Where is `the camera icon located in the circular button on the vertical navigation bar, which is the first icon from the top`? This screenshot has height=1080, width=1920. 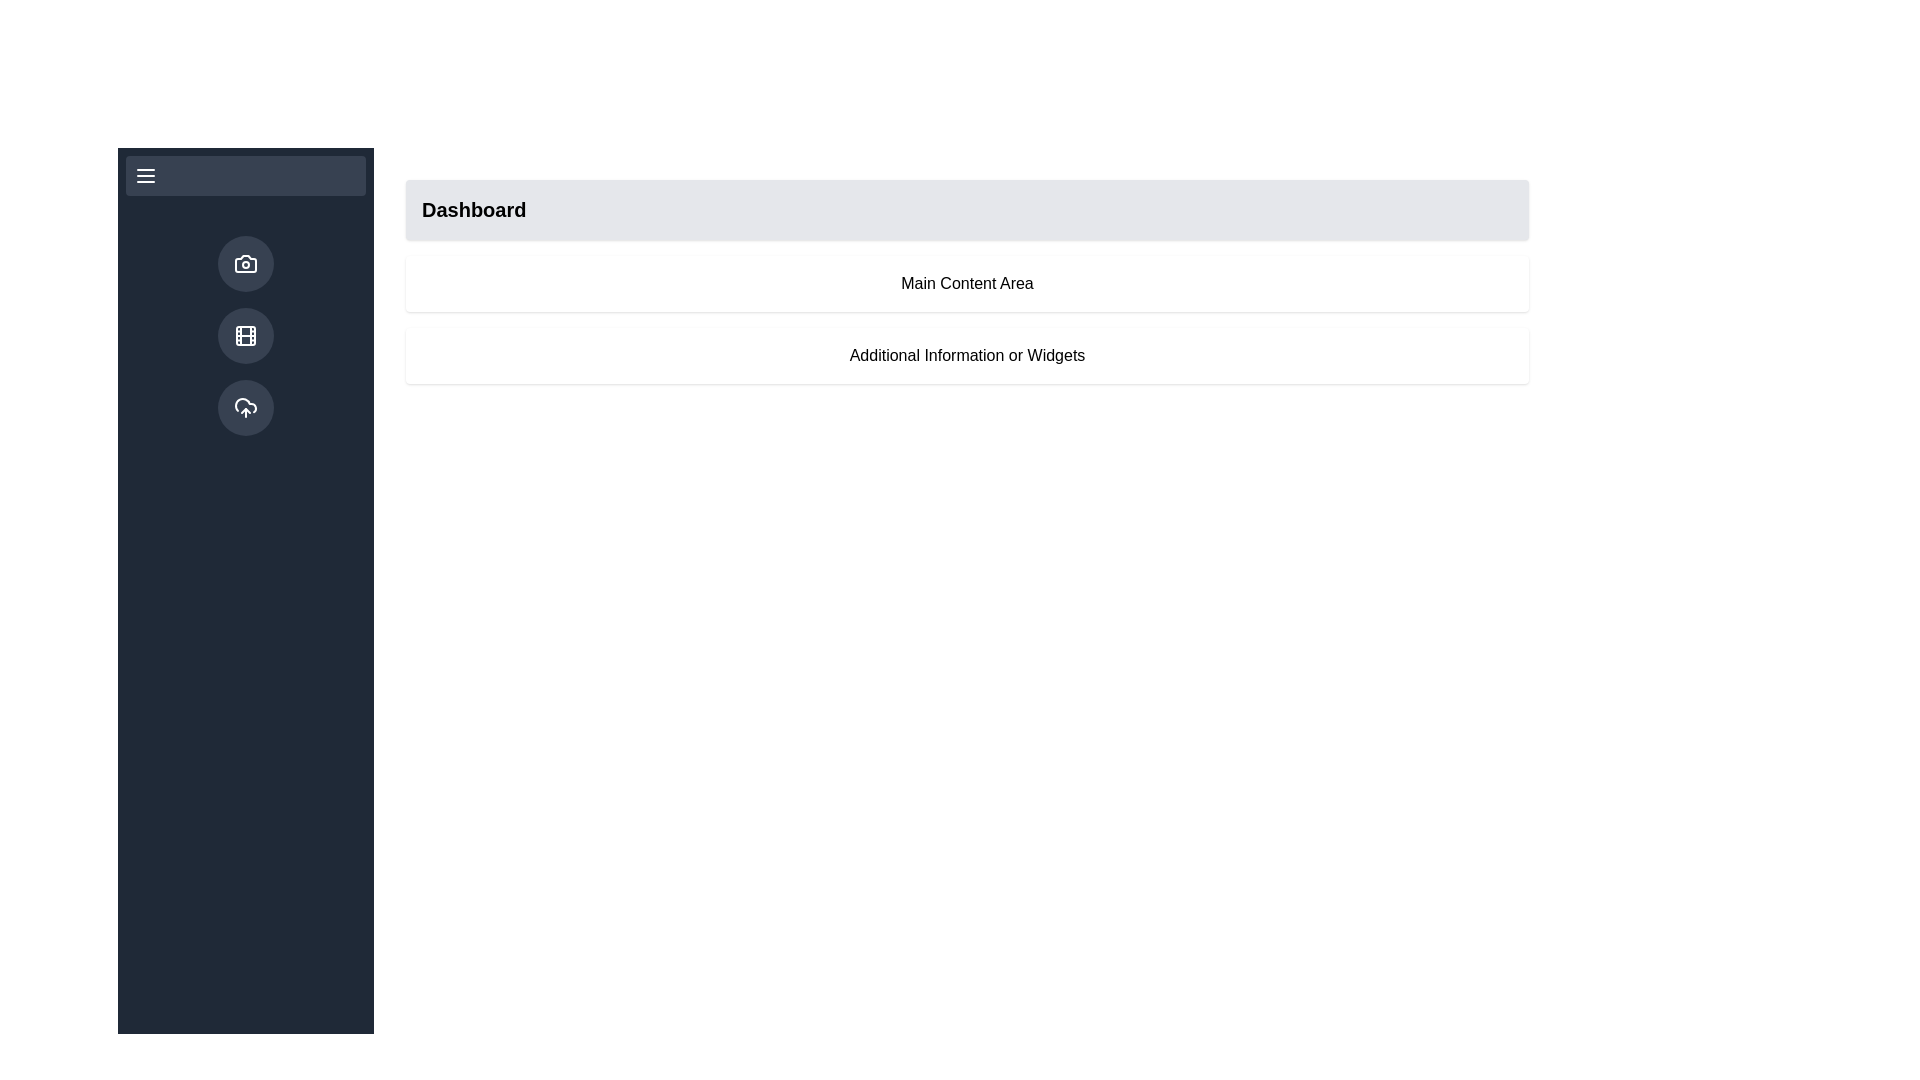
the camera icon located in the circular button on the vertical navigation bar, which is the first icon from the top is located at coordinates (244, 262).